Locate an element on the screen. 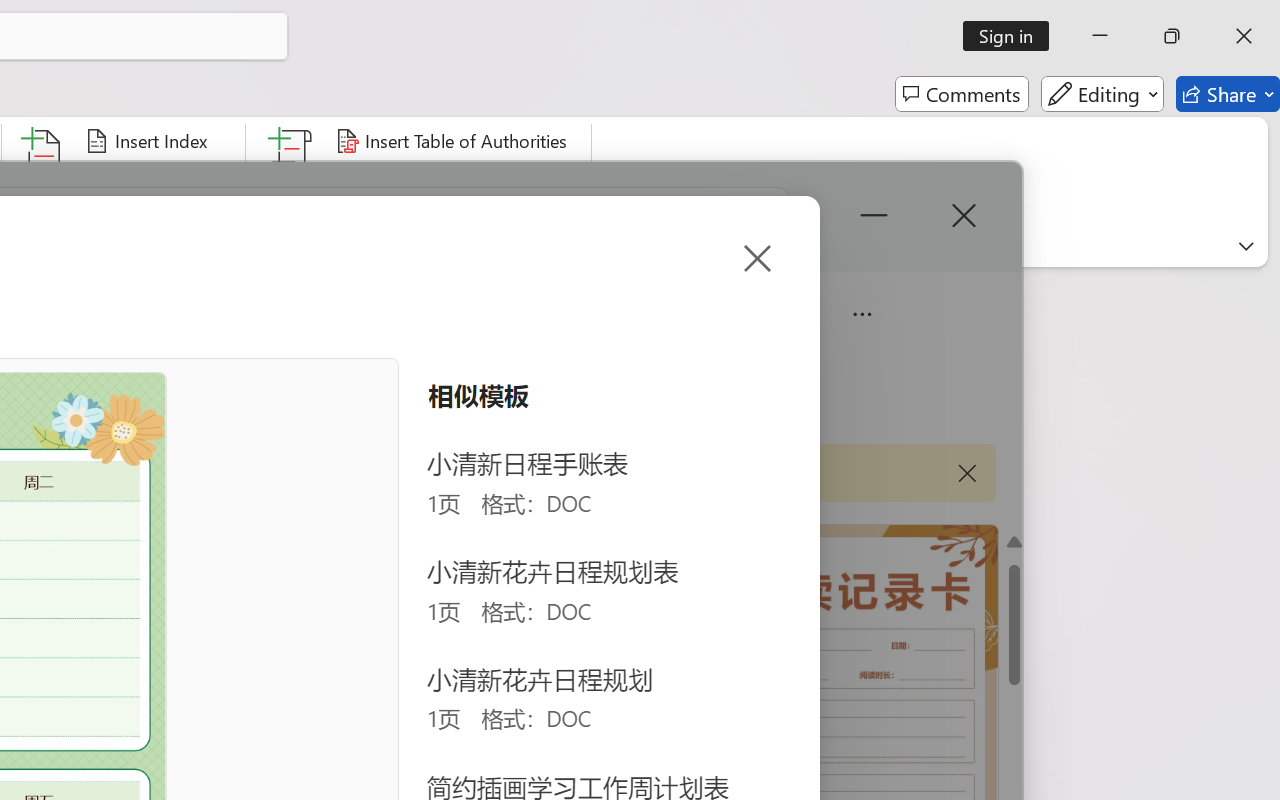 The image size is (1280, 800). 'Insert Table of Authorities...' is located at coordinates (453, 141).